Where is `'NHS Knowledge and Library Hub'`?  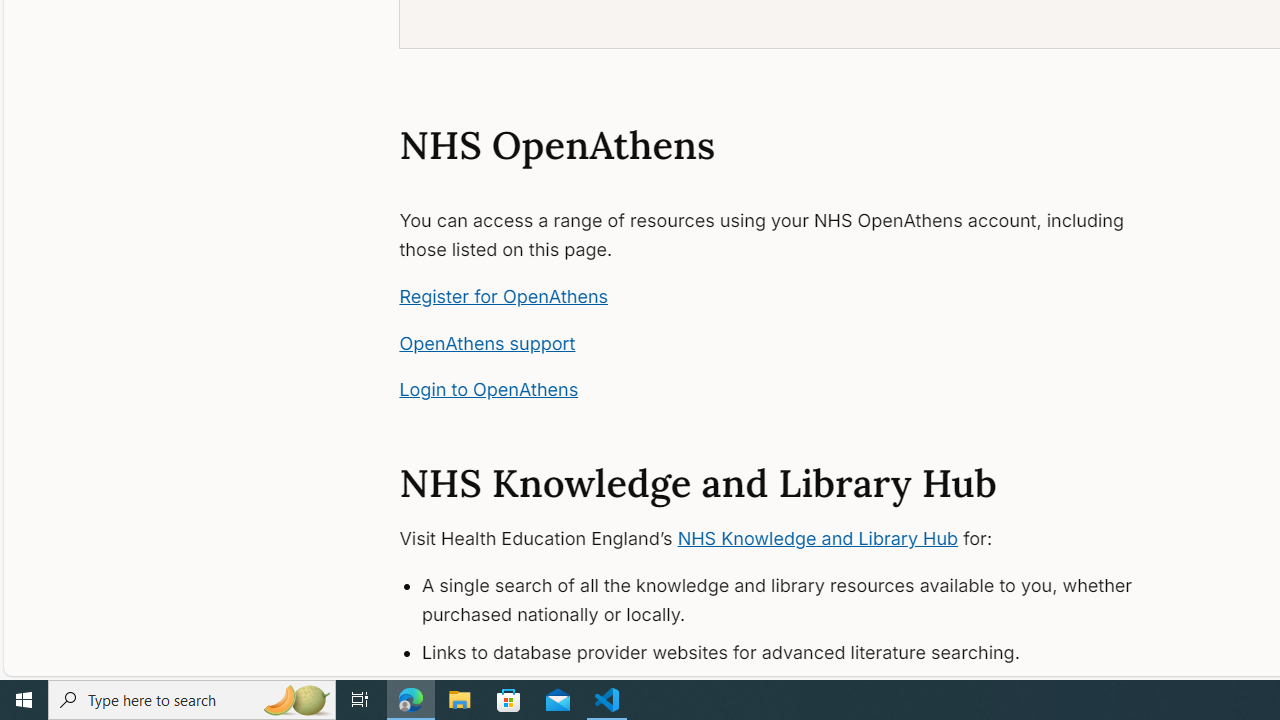
'NHS Knowledge and Library Hub' is located at coordinates (817, 537).